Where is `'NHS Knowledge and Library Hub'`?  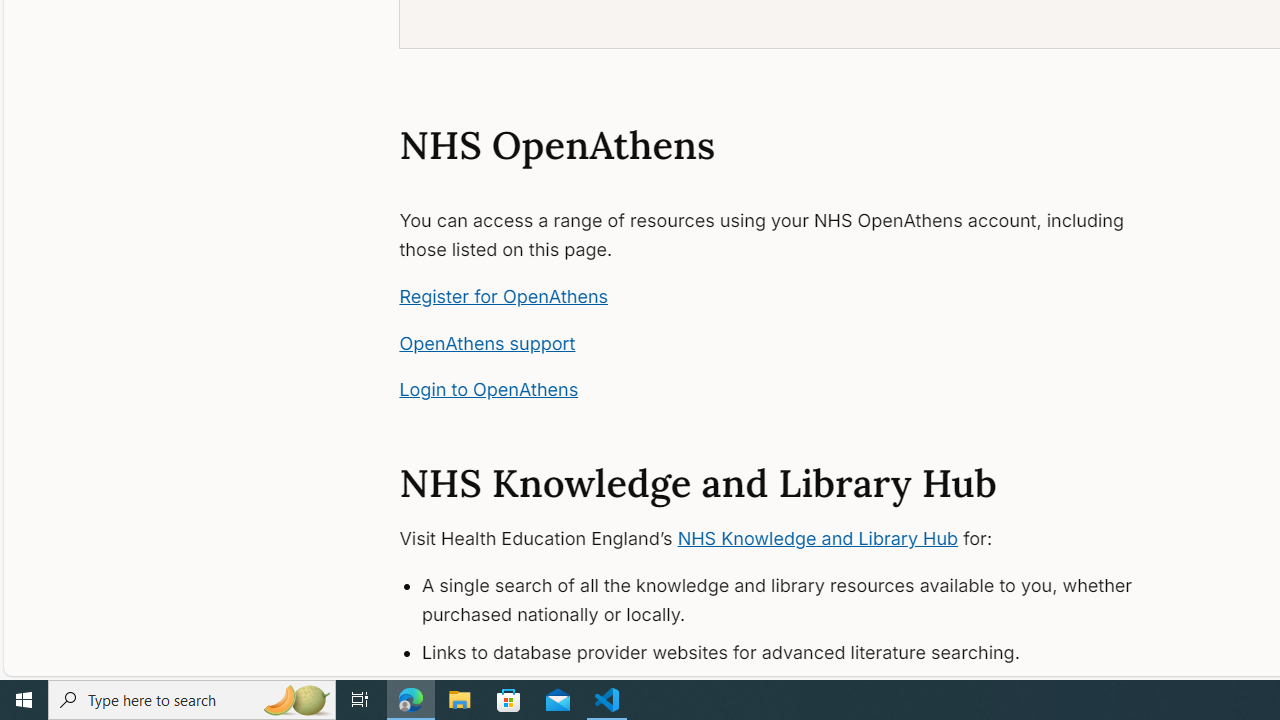
'NHS Knowledge and Library Hub' is located at coordinates (817, 537).